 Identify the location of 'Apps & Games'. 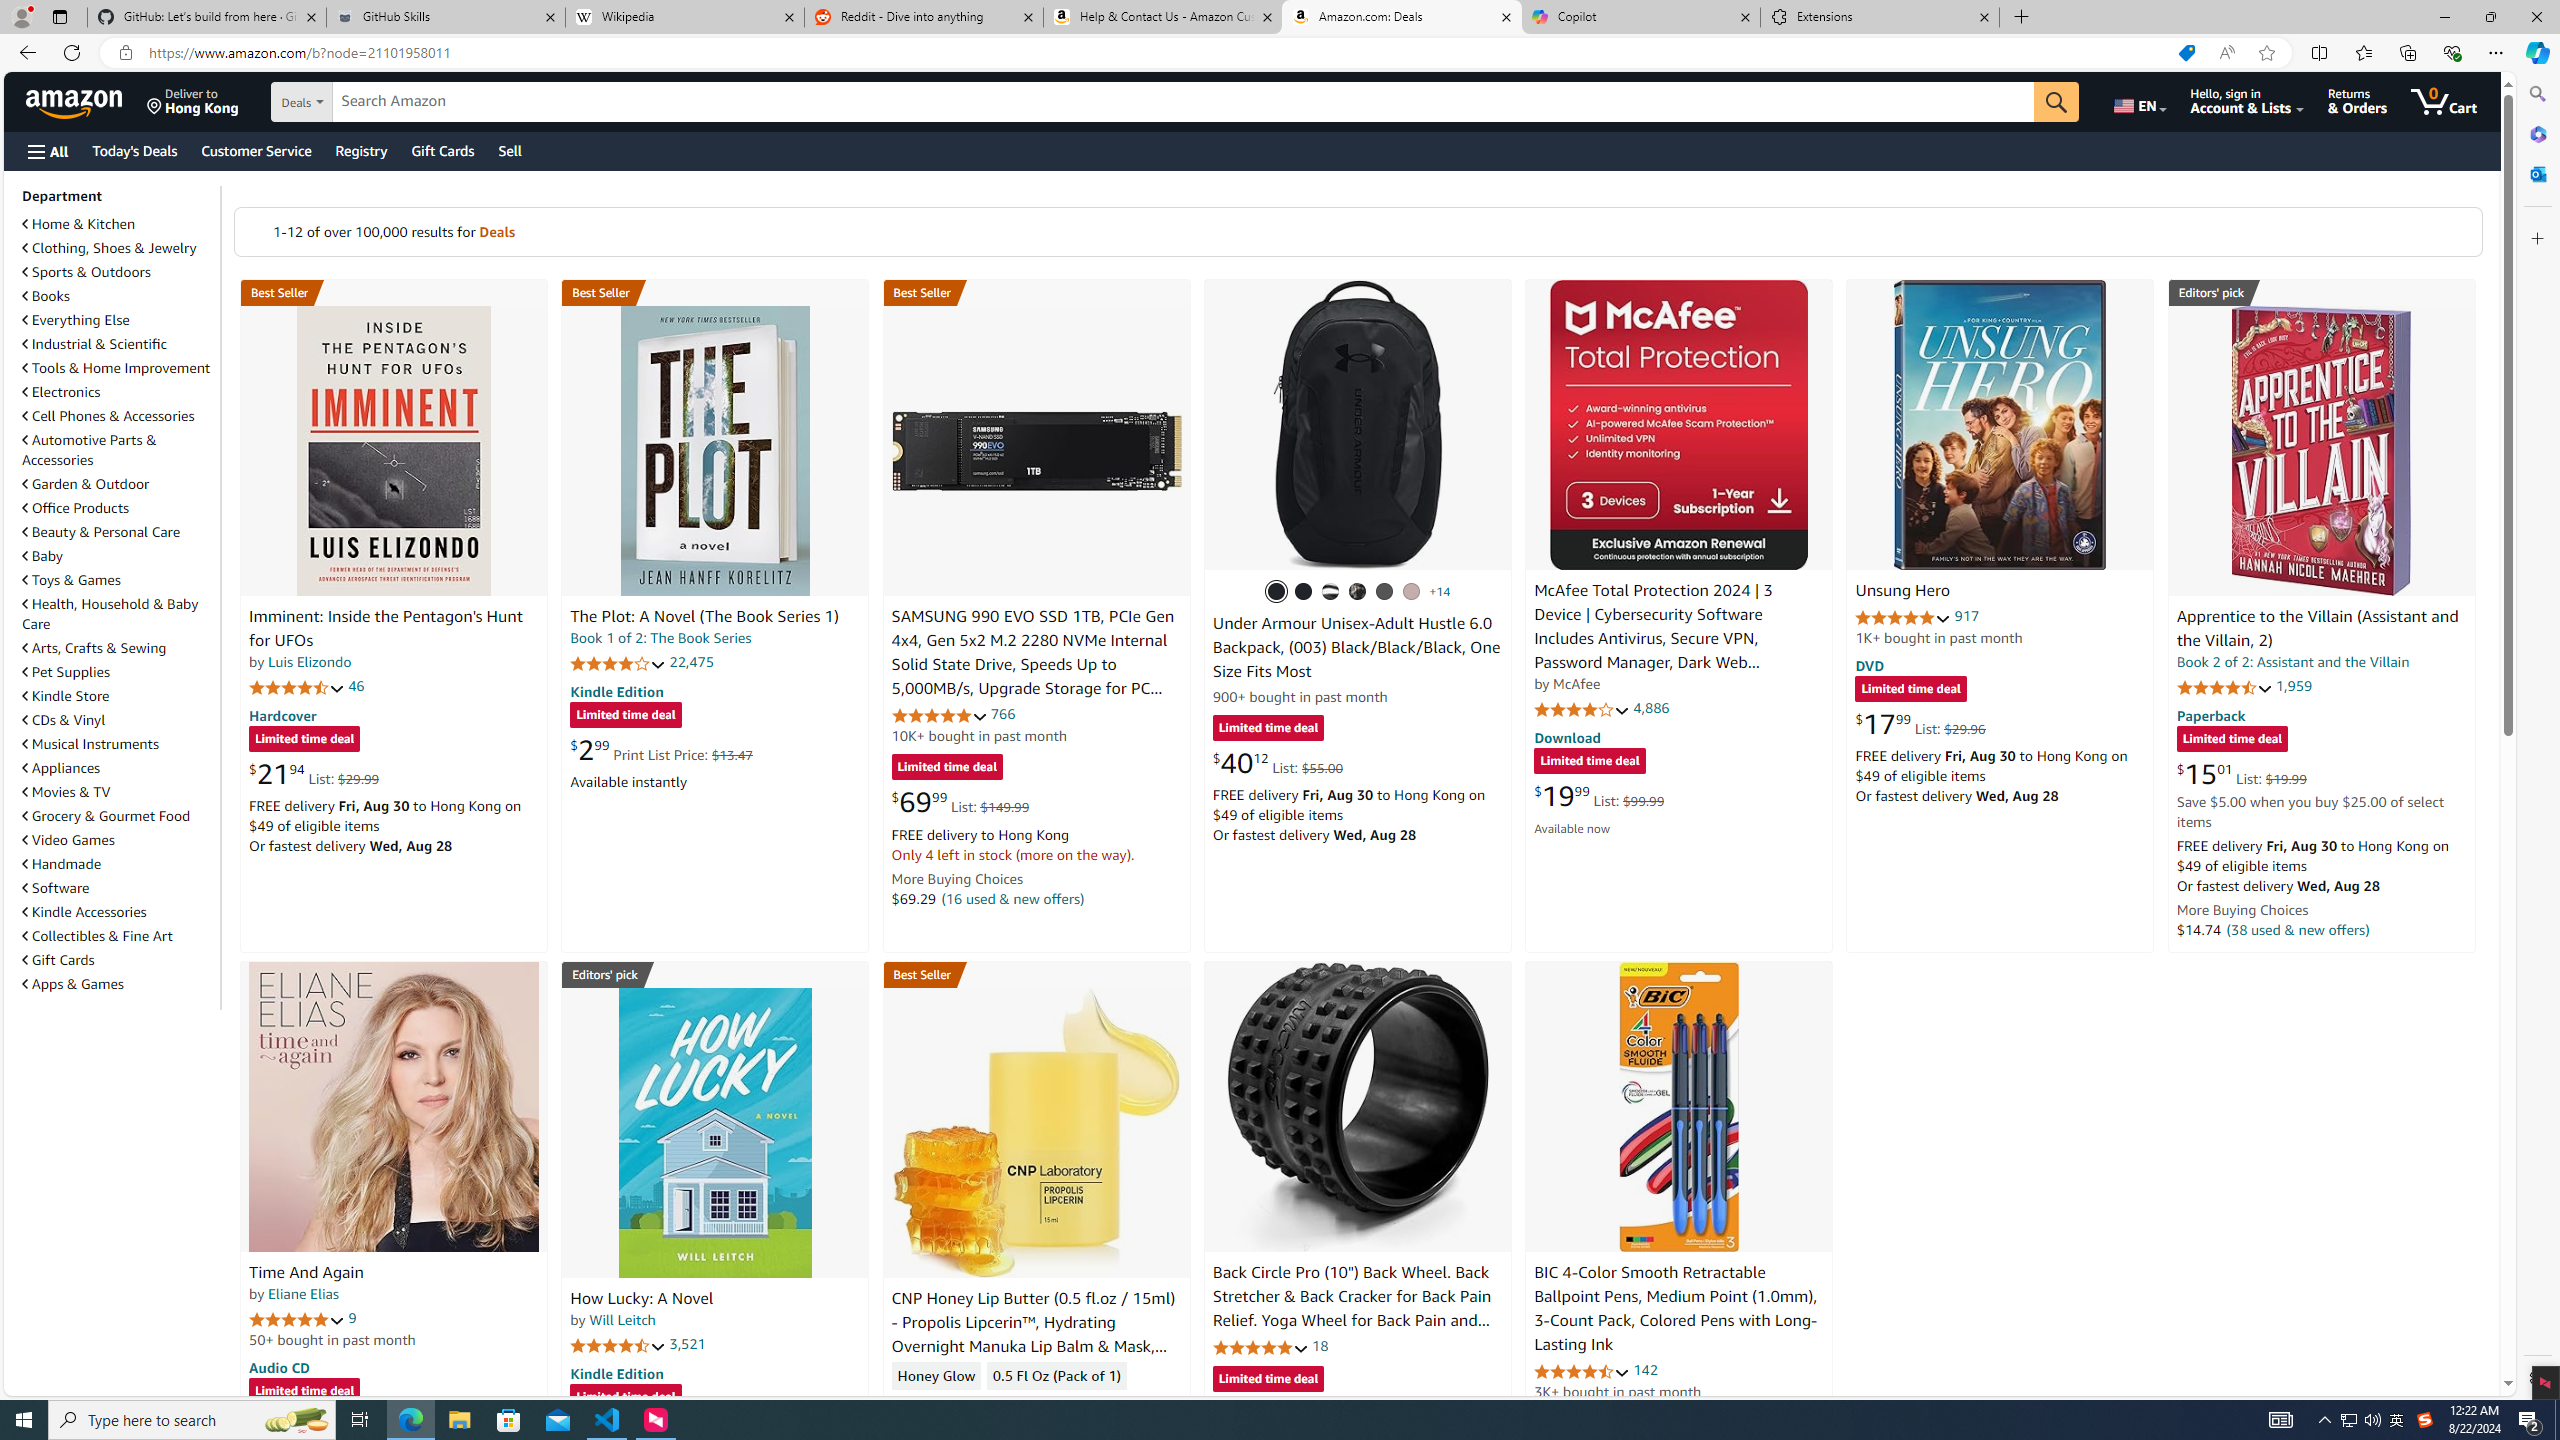
(118, 983).